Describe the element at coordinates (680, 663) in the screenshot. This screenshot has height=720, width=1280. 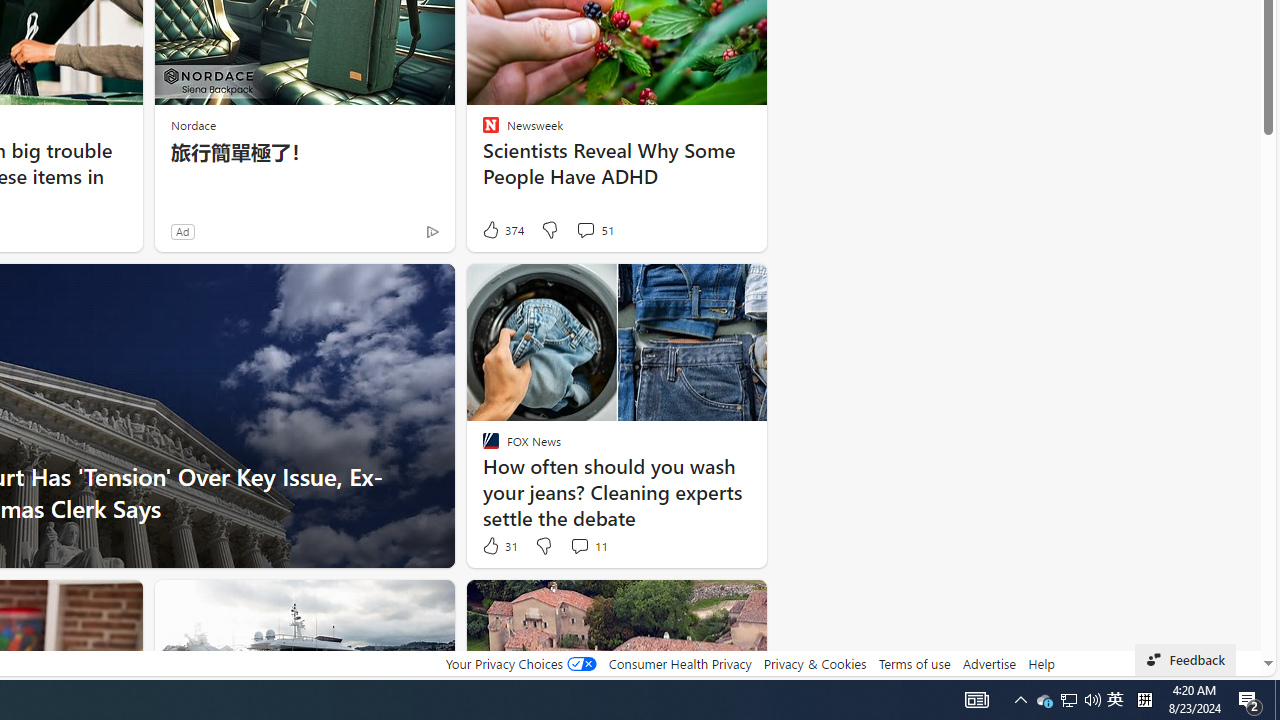
I see `'Consumer Health Privacy'` at that location.